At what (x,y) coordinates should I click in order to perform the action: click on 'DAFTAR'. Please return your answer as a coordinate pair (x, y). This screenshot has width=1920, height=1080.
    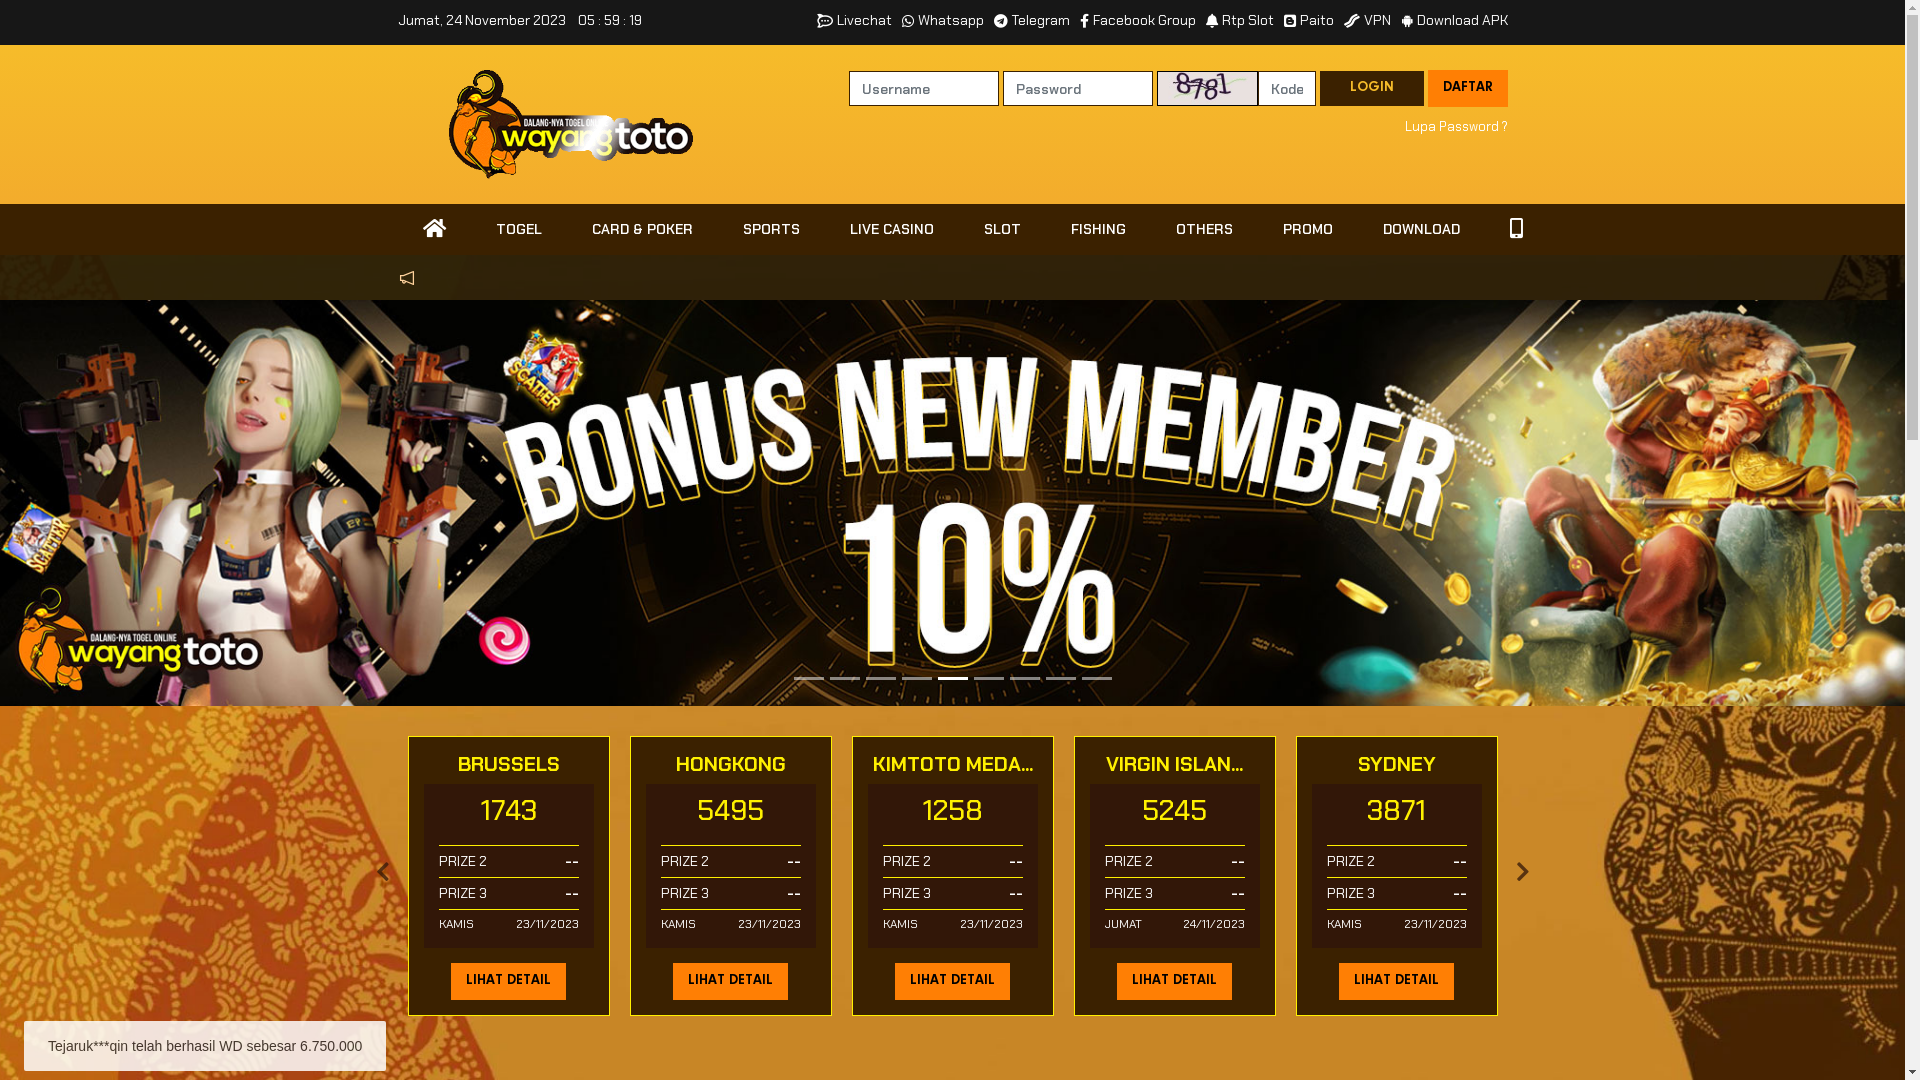
    Looking at the image, I should click on (1468, 87).